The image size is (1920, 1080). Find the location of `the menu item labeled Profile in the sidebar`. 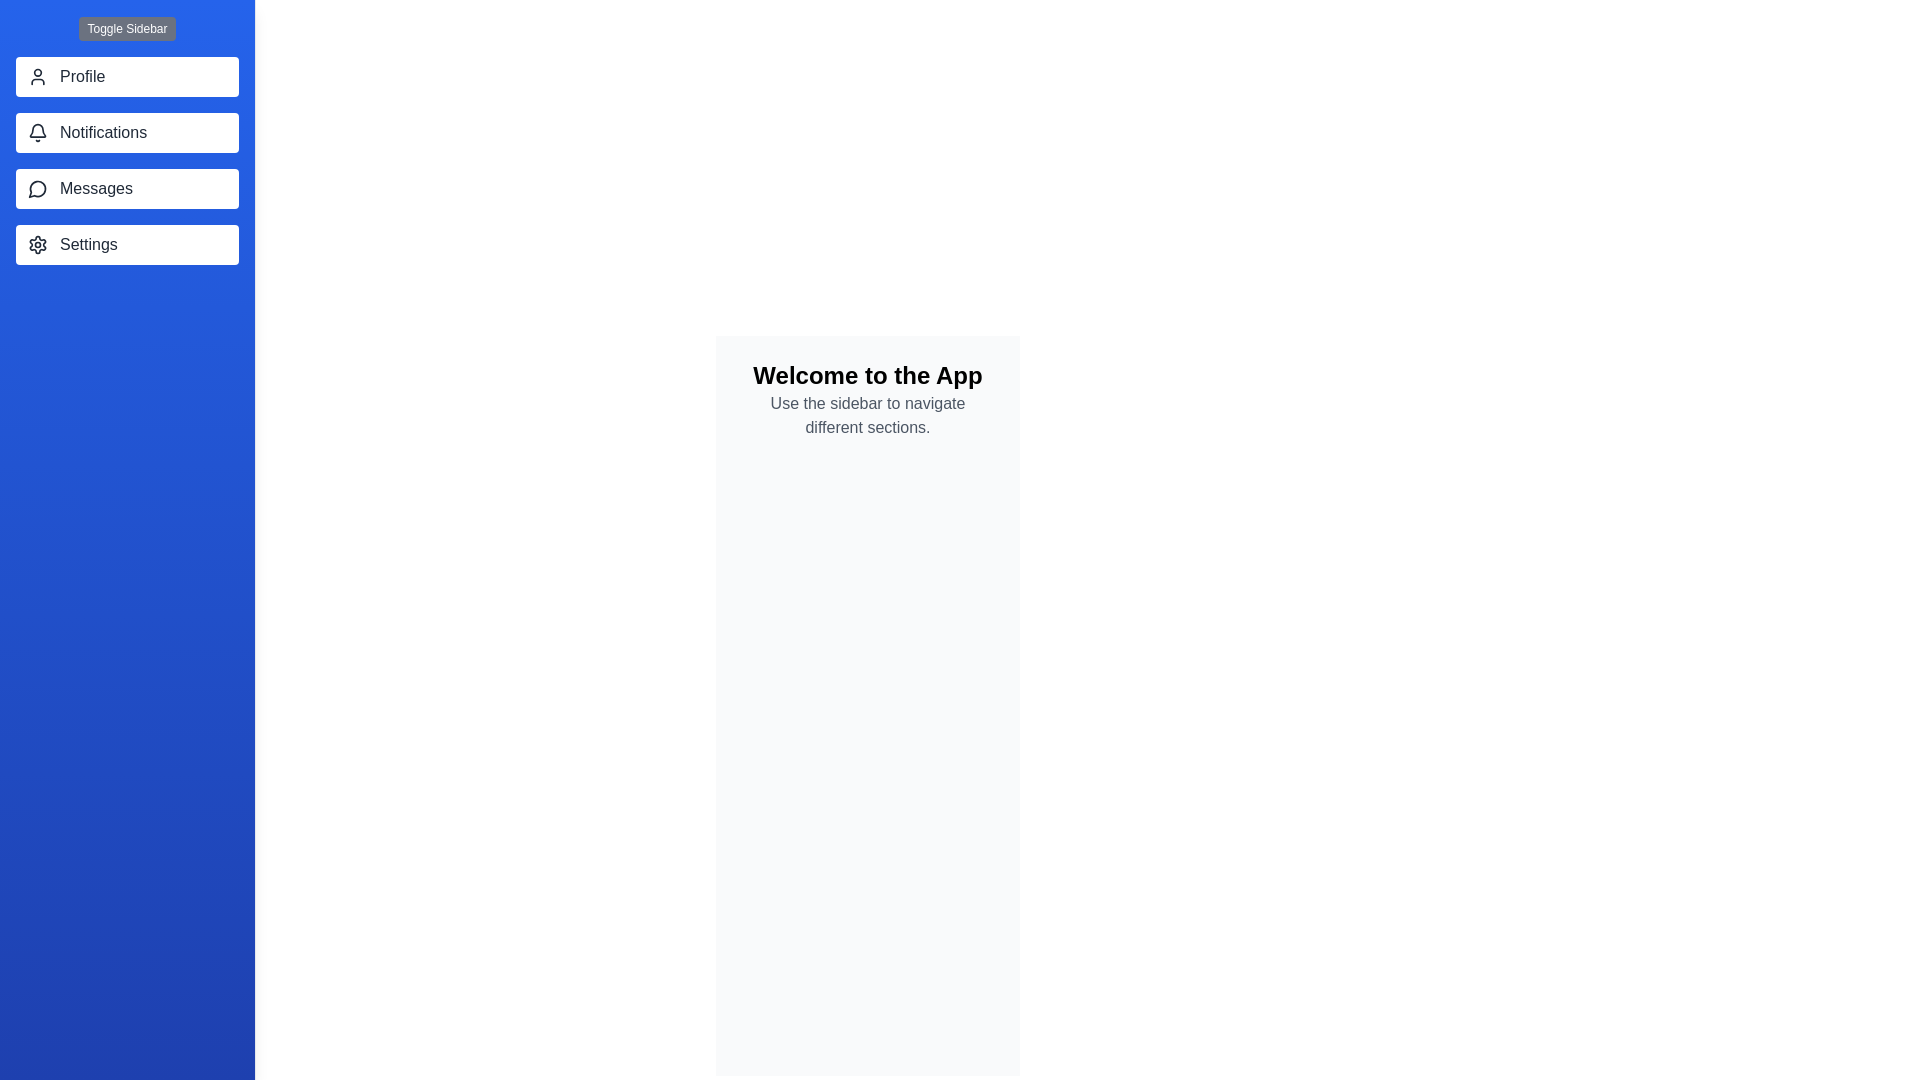

the menu item labeled Profile in the sidebar is located at coordinates (126, 76).